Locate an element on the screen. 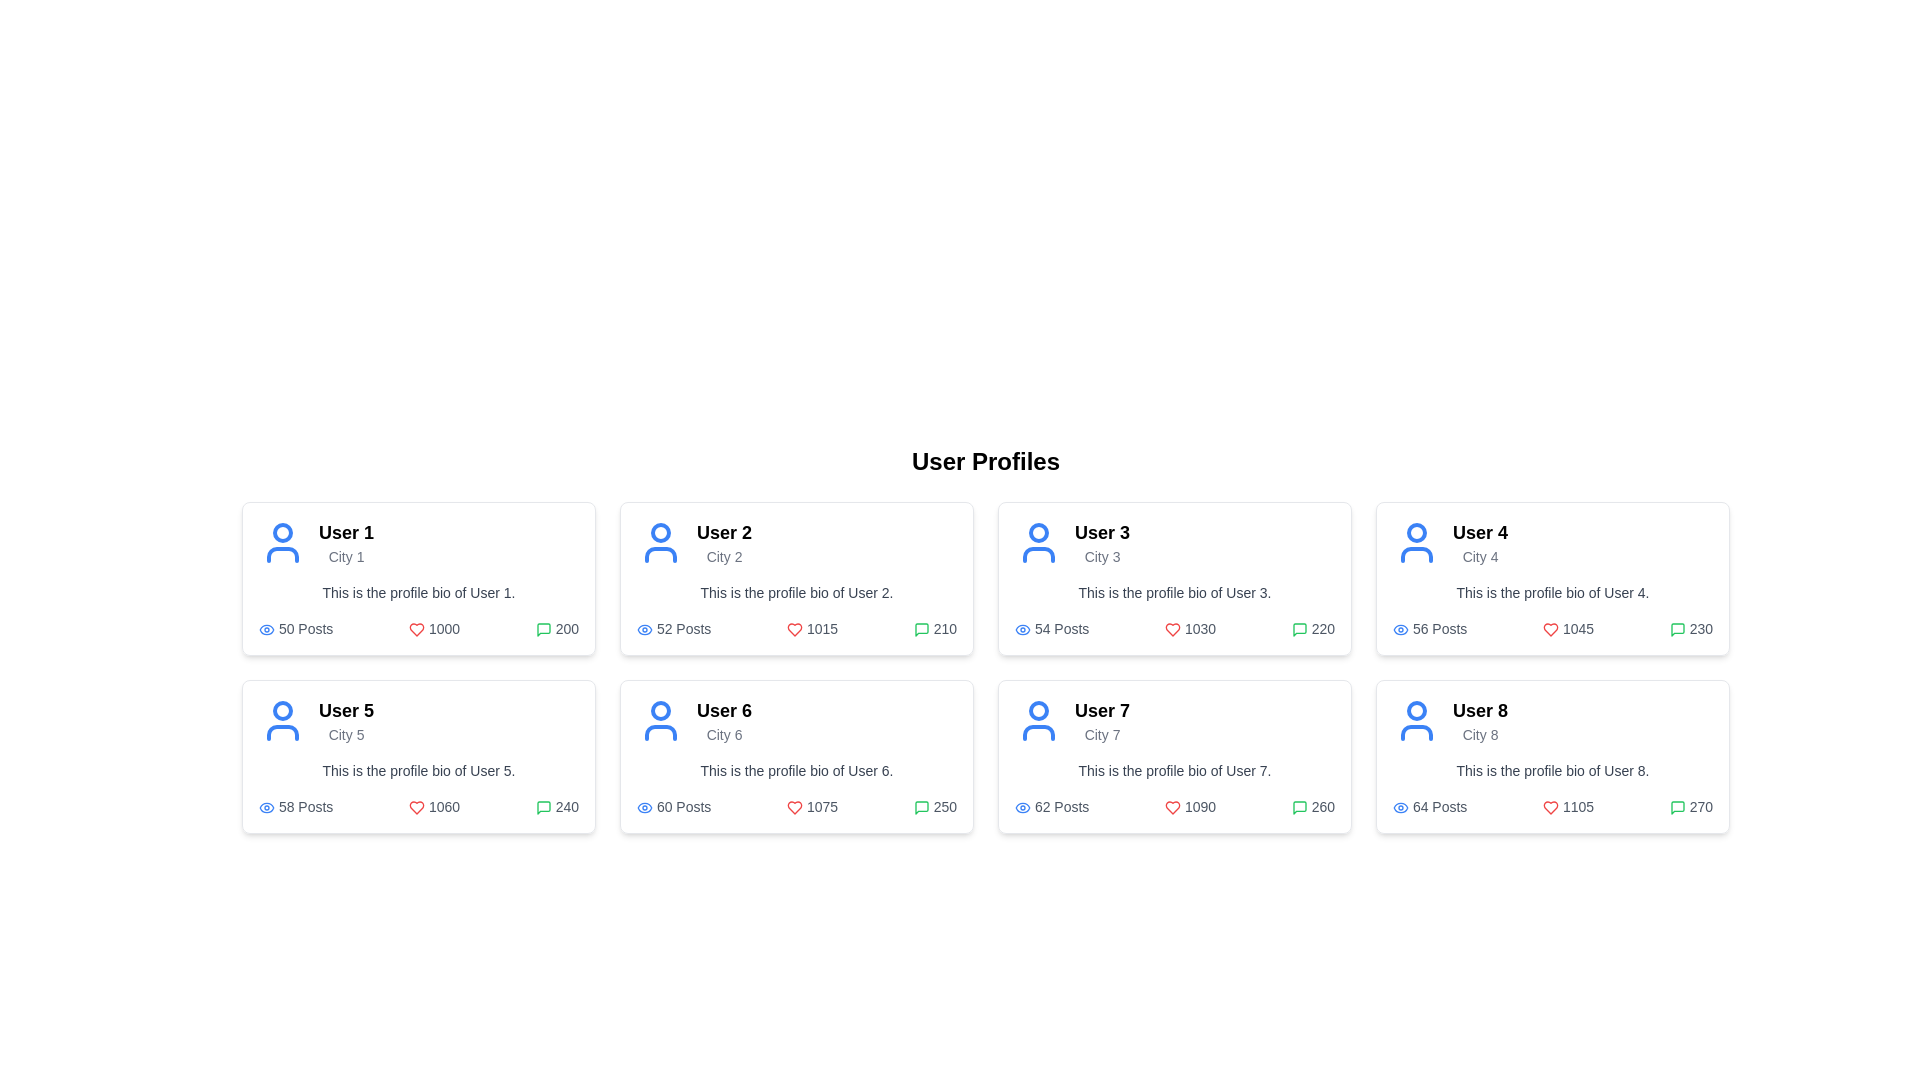  text label displaying 'User 3' in bold and large font, located in the upper-left section of the profile card for 'User 3', positioned above 'City 3' is located at coordinates (1101, 531).